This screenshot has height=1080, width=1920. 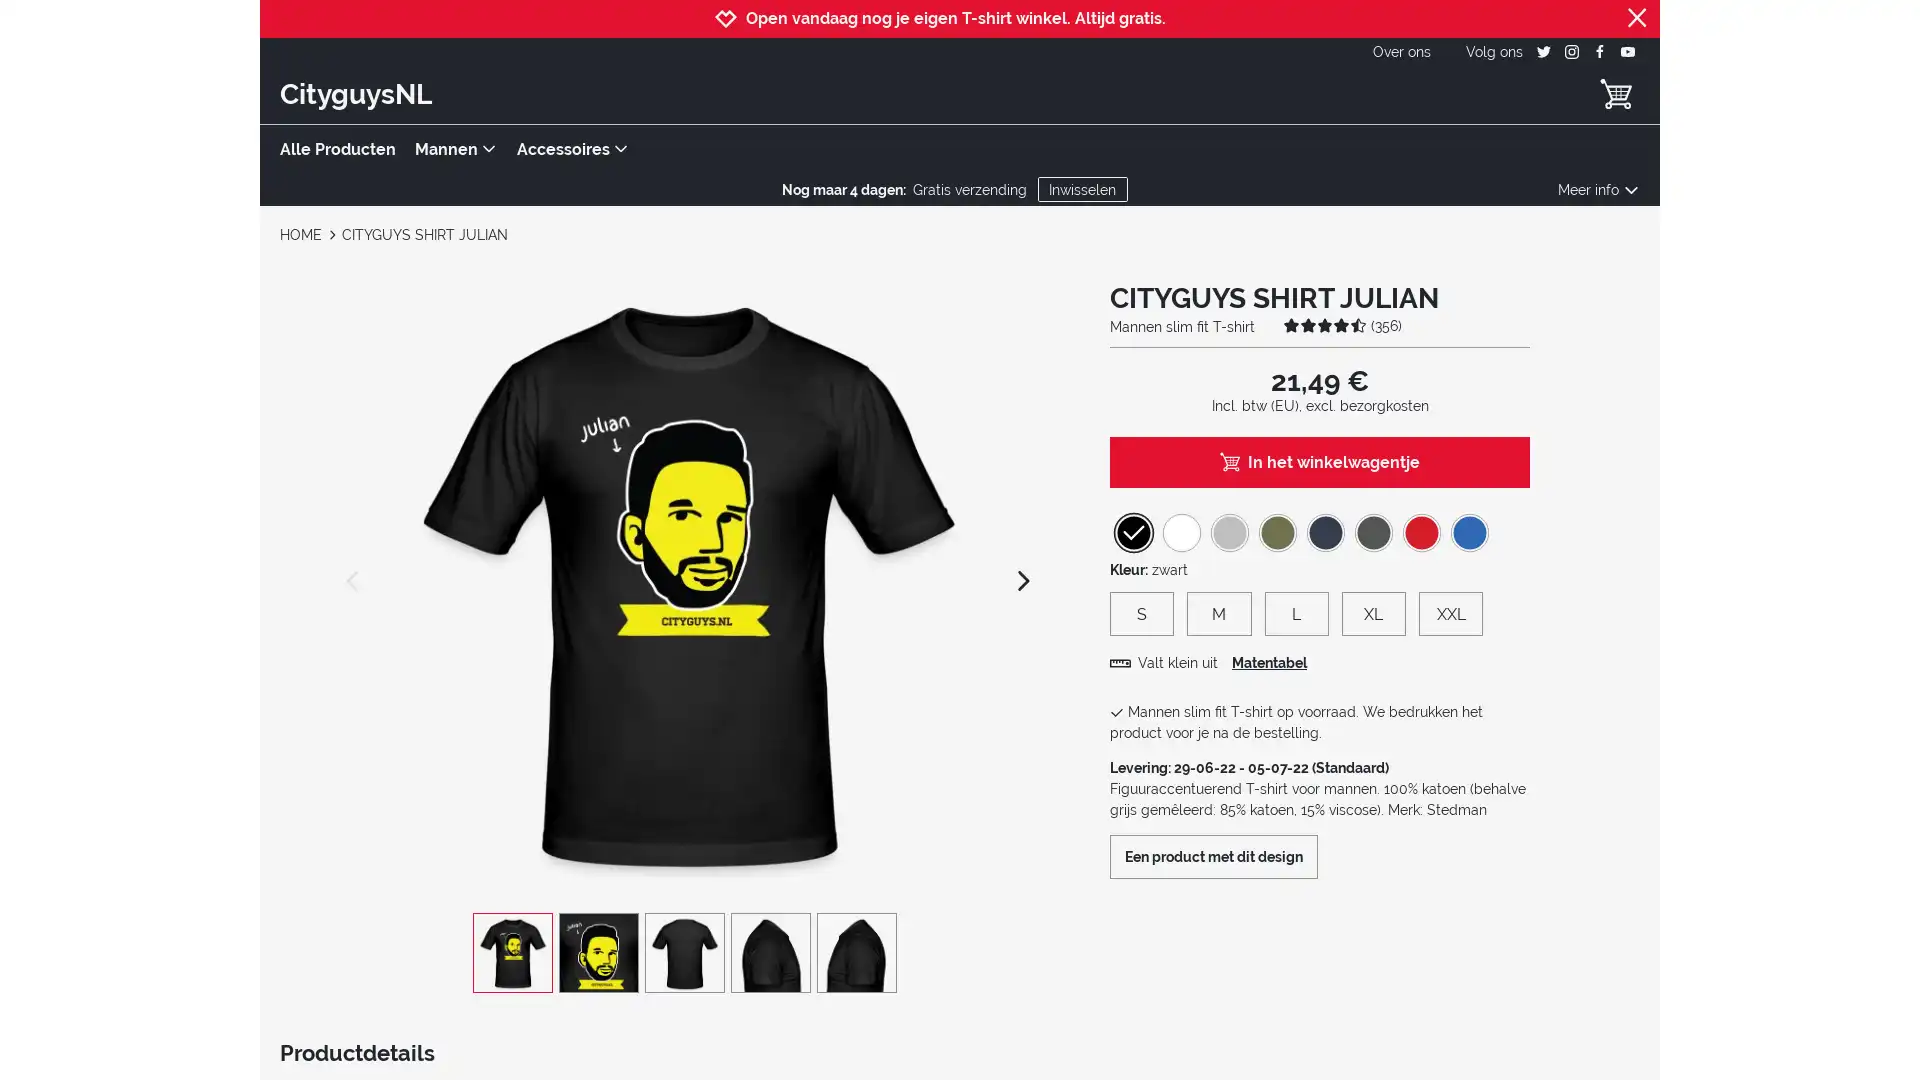 What do you see at coordinates (1342, 323) in the screenshot?
I see `(356)` at bounding box center [1342, 323].